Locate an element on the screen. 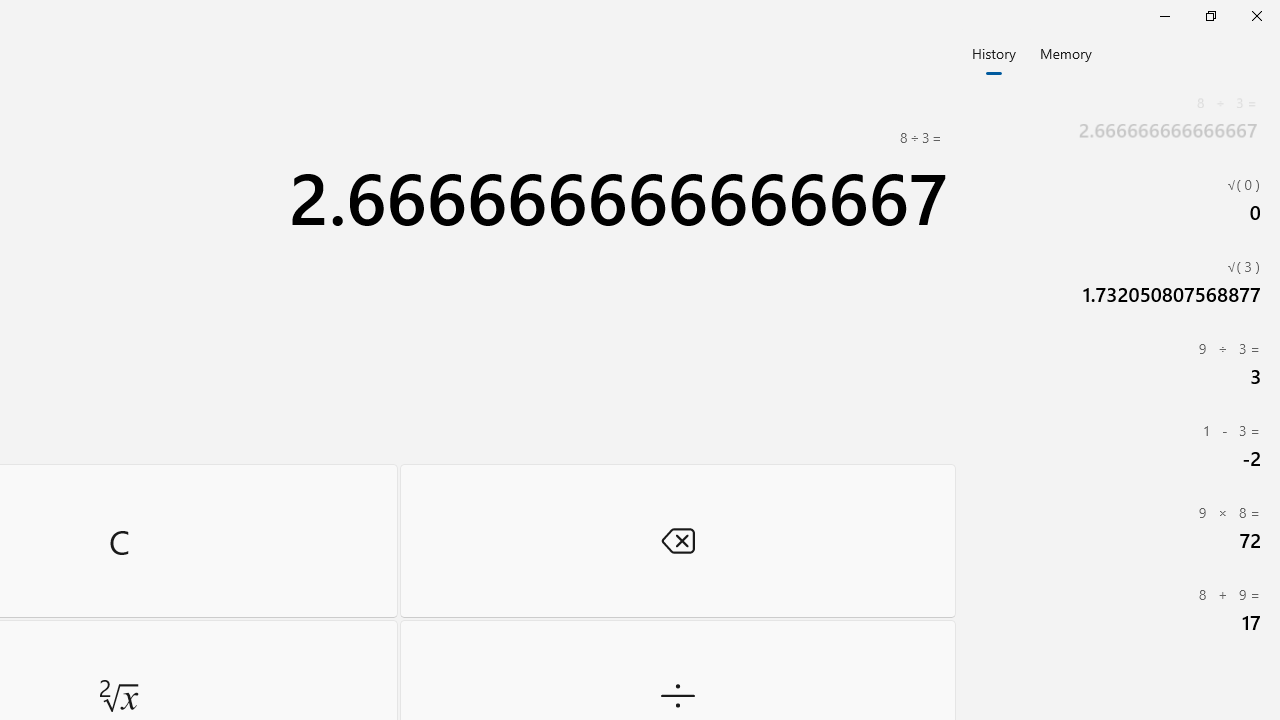 This screenshot has height=720, width=1280. 'History' is located at coordinates (993, 51).